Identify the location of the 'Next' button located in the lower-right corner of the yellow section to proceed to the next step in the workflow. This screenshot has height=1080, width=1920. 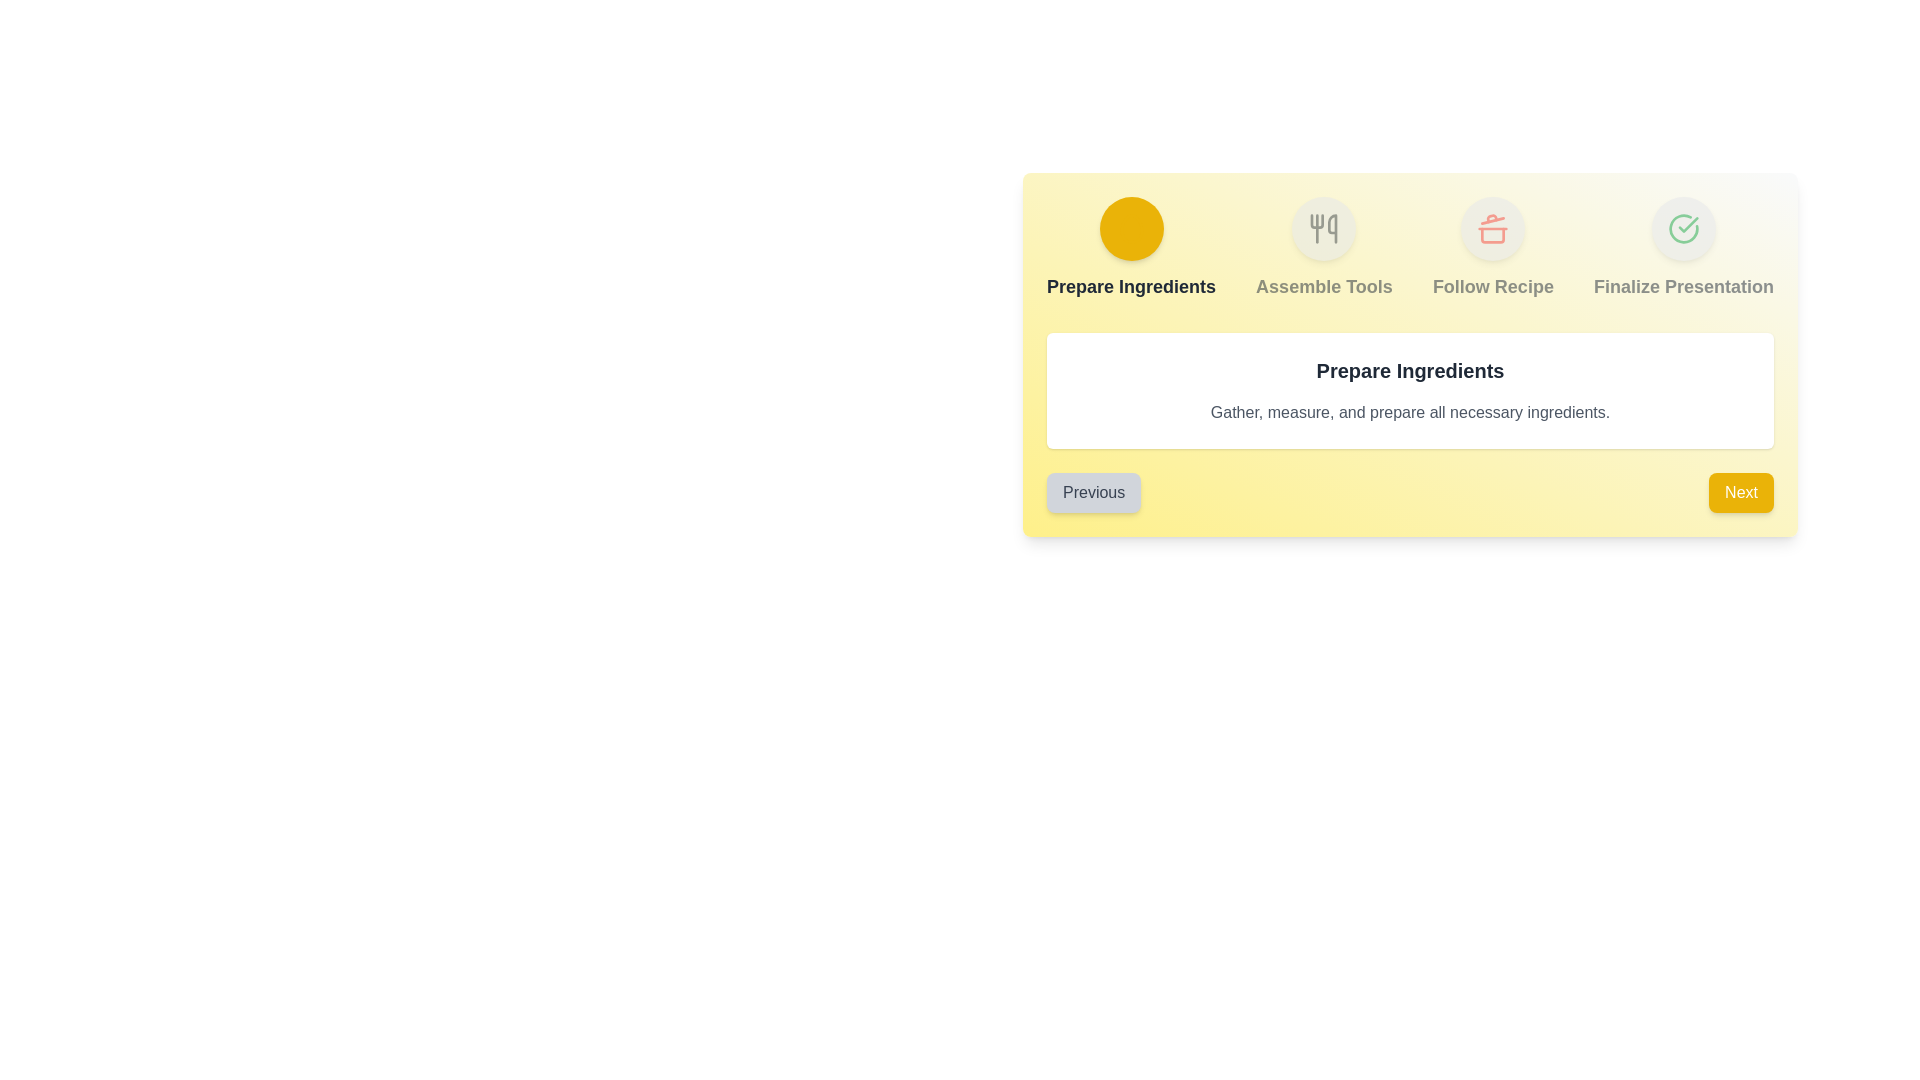
(1740, 493).